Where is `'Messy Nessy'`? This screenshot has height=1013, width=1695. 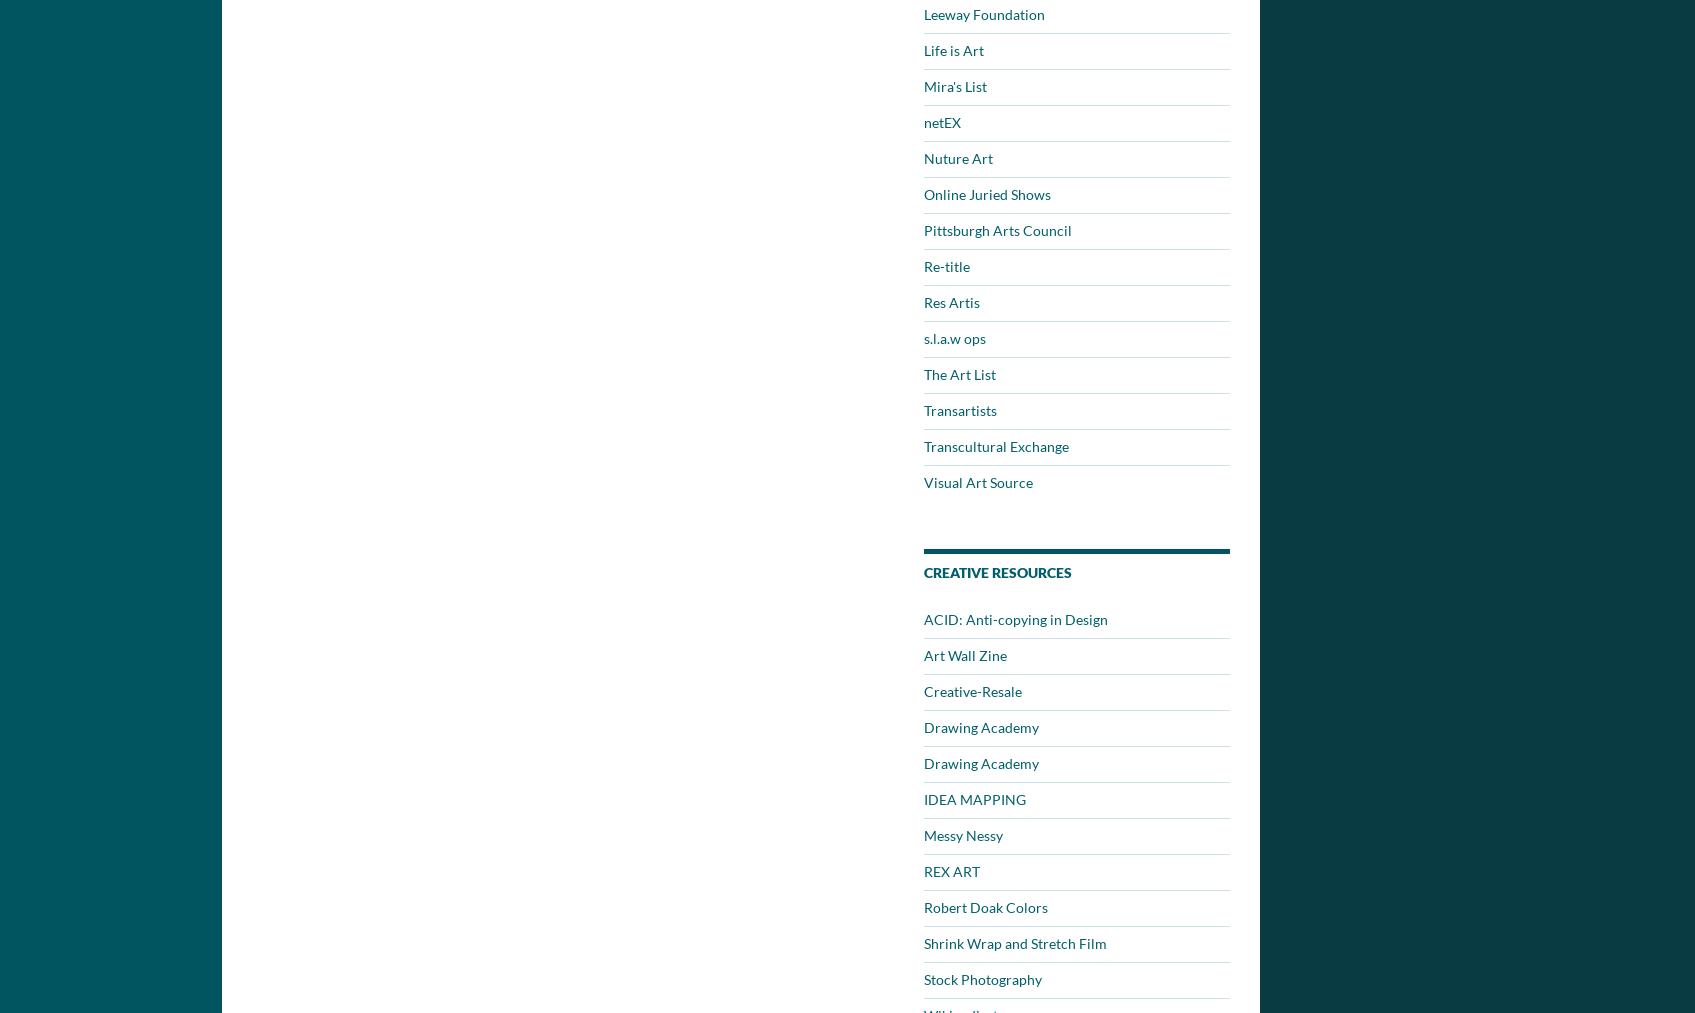
'Messy Nessy' is located at coordinates (963, 834).